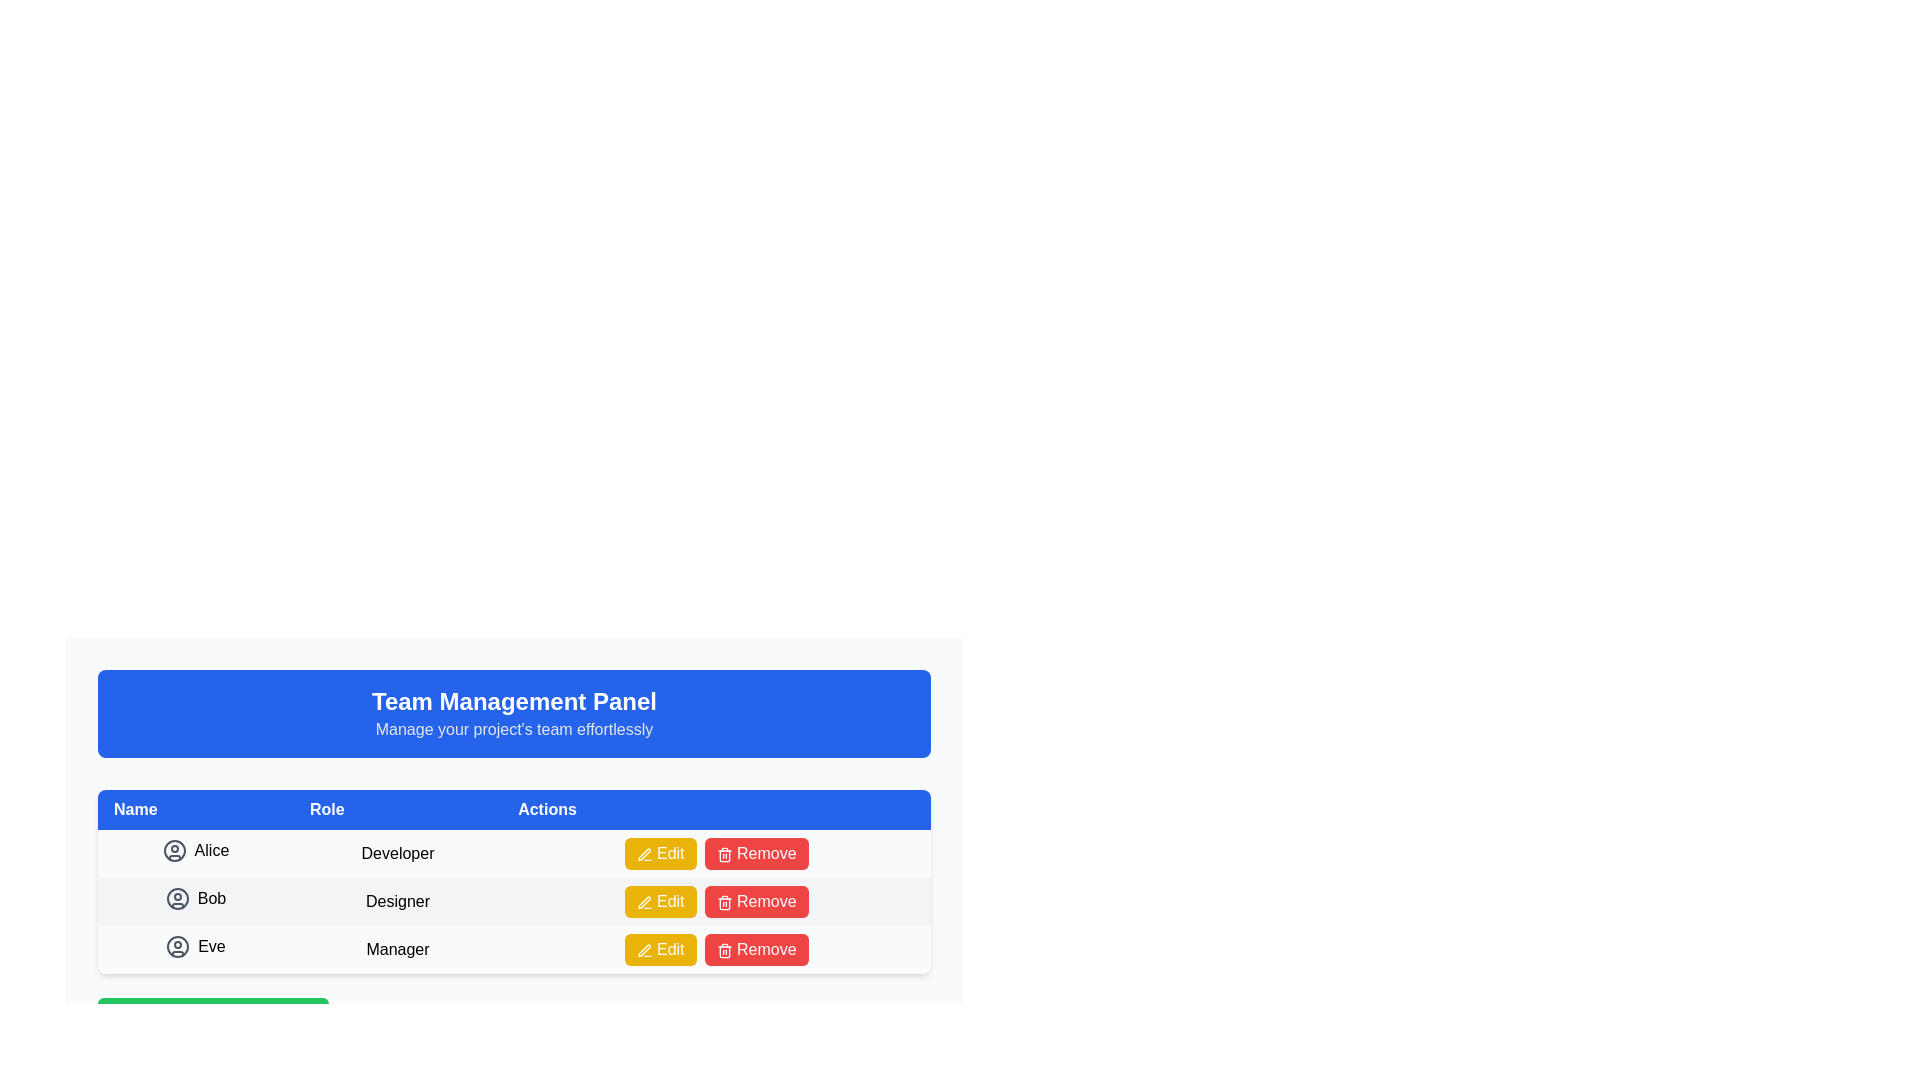  Describe the element at coordinates (644, 902) in the screenshot. I see `the edit icon located in the 'Actions' column of the middle row, which corresponds to the user entry labeled 'Bob'` at that location.